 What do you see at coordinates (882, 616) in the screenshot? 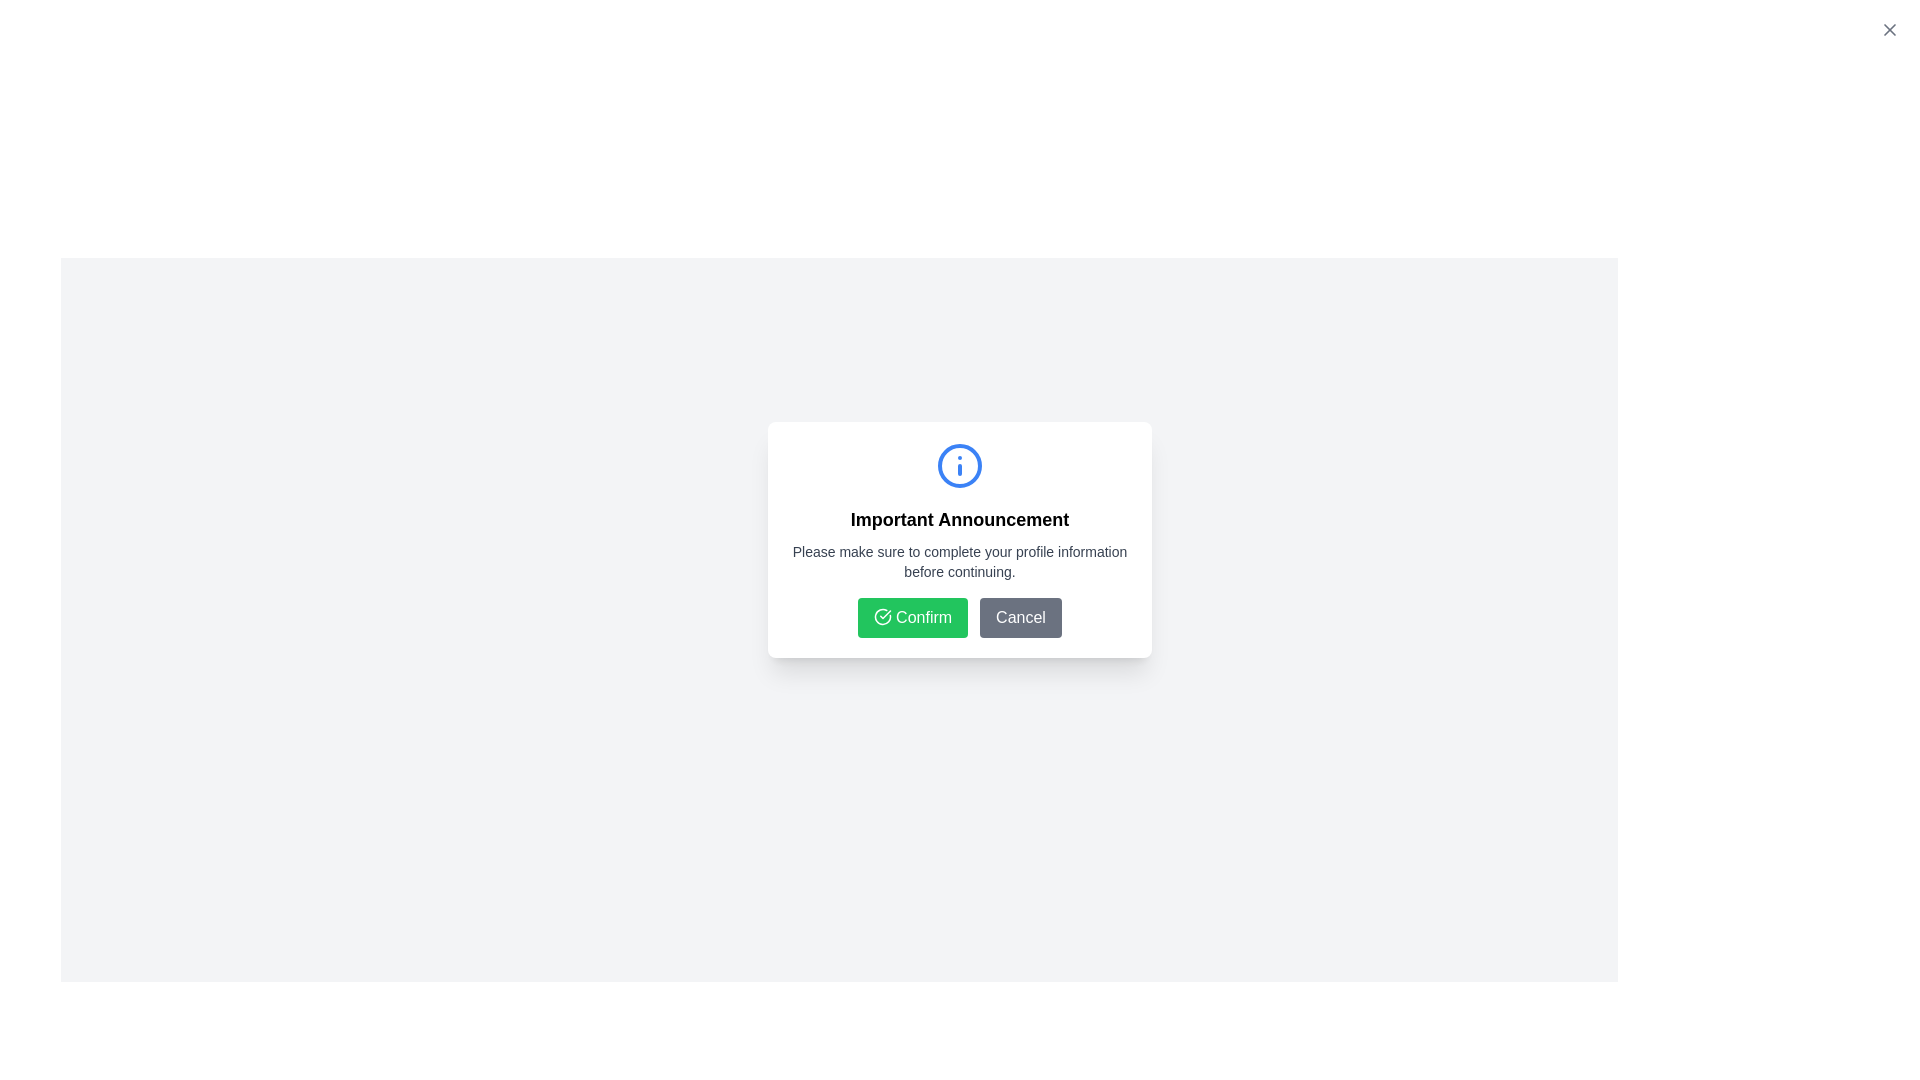
I see `the confirmation icon located to the left of the 'Confirm' button in the modal dialog box` at bounding box center [882, 616].